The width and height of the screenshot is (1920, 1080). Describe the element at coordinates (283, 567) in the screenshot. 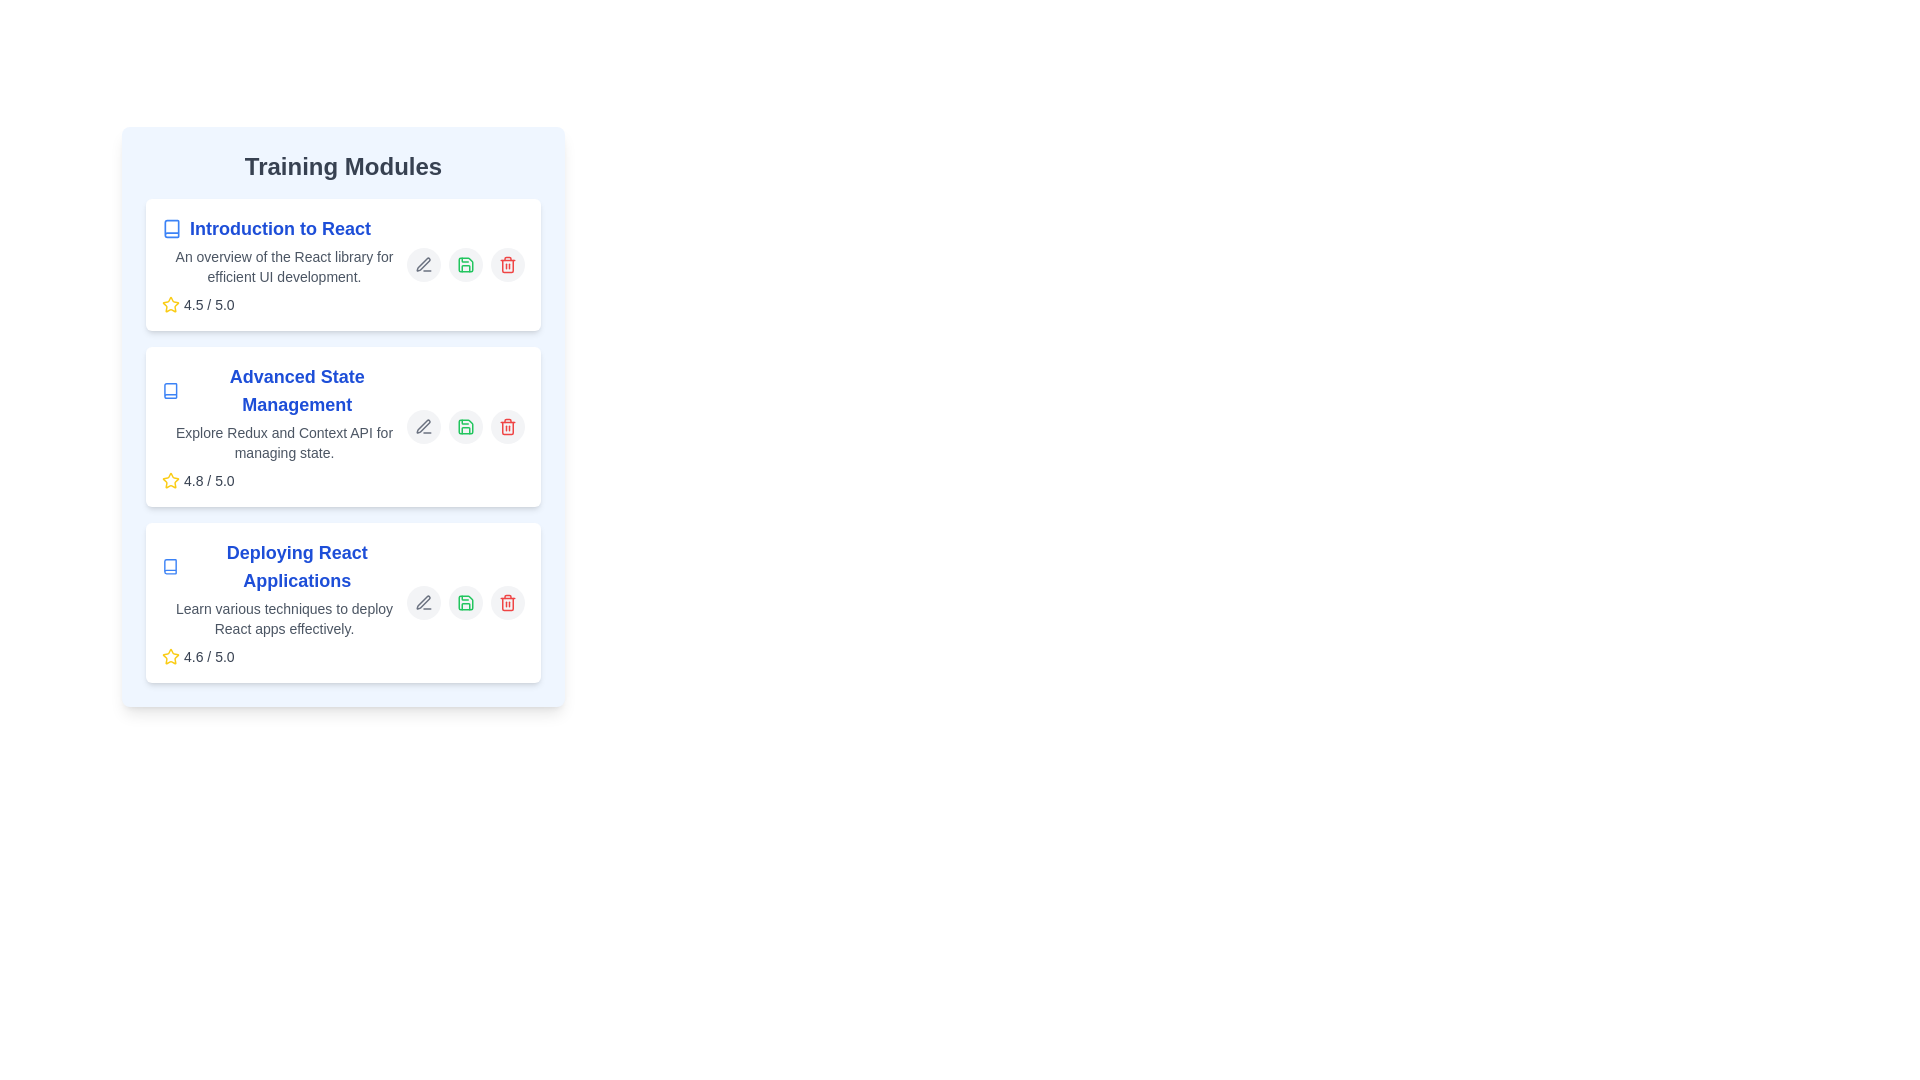

I see `the 'Deploying React Applications' text label with icon in the third card of the 'Training Modules' section for more options` at that location.